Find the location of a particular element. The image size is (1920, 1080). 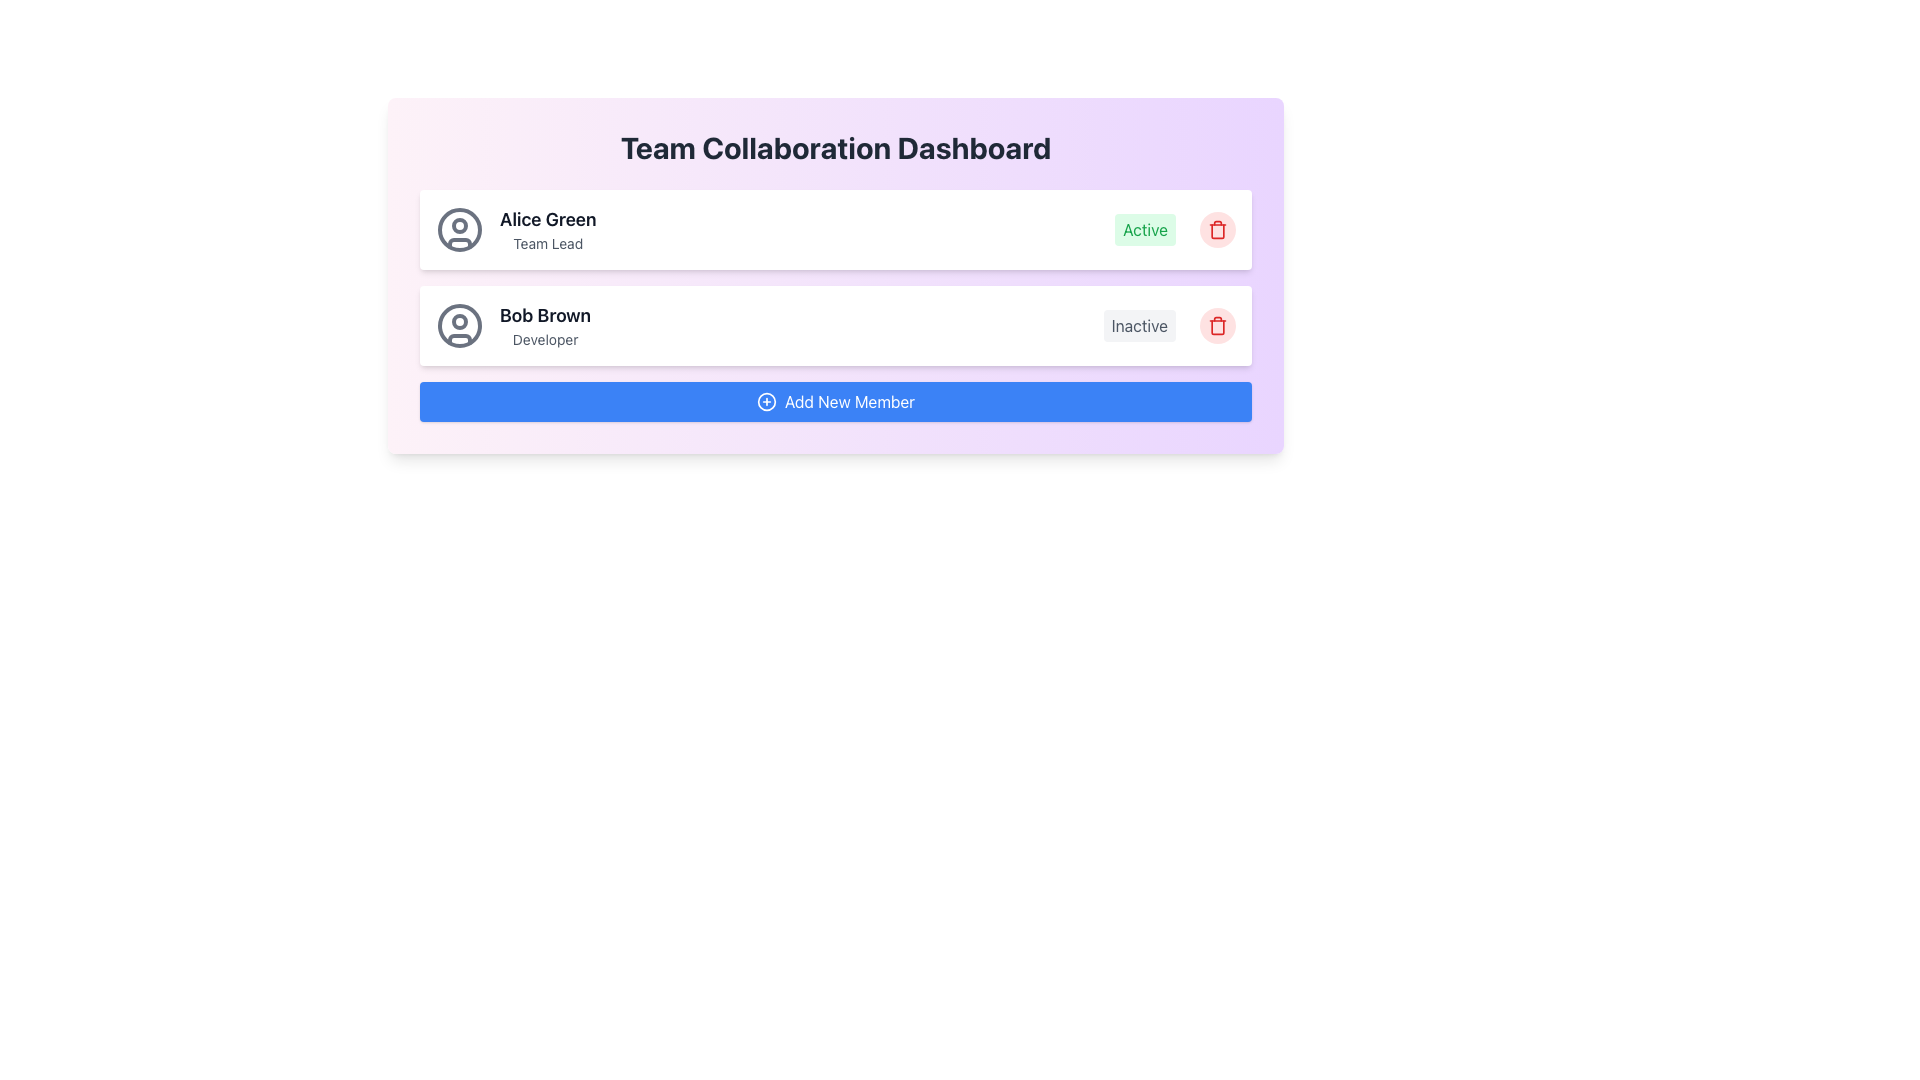

the Label Text element that identifies the team member 'Alice Green', who is the 'Team Lead' in the collaboration dashboard is located at coordinates (548, 229).